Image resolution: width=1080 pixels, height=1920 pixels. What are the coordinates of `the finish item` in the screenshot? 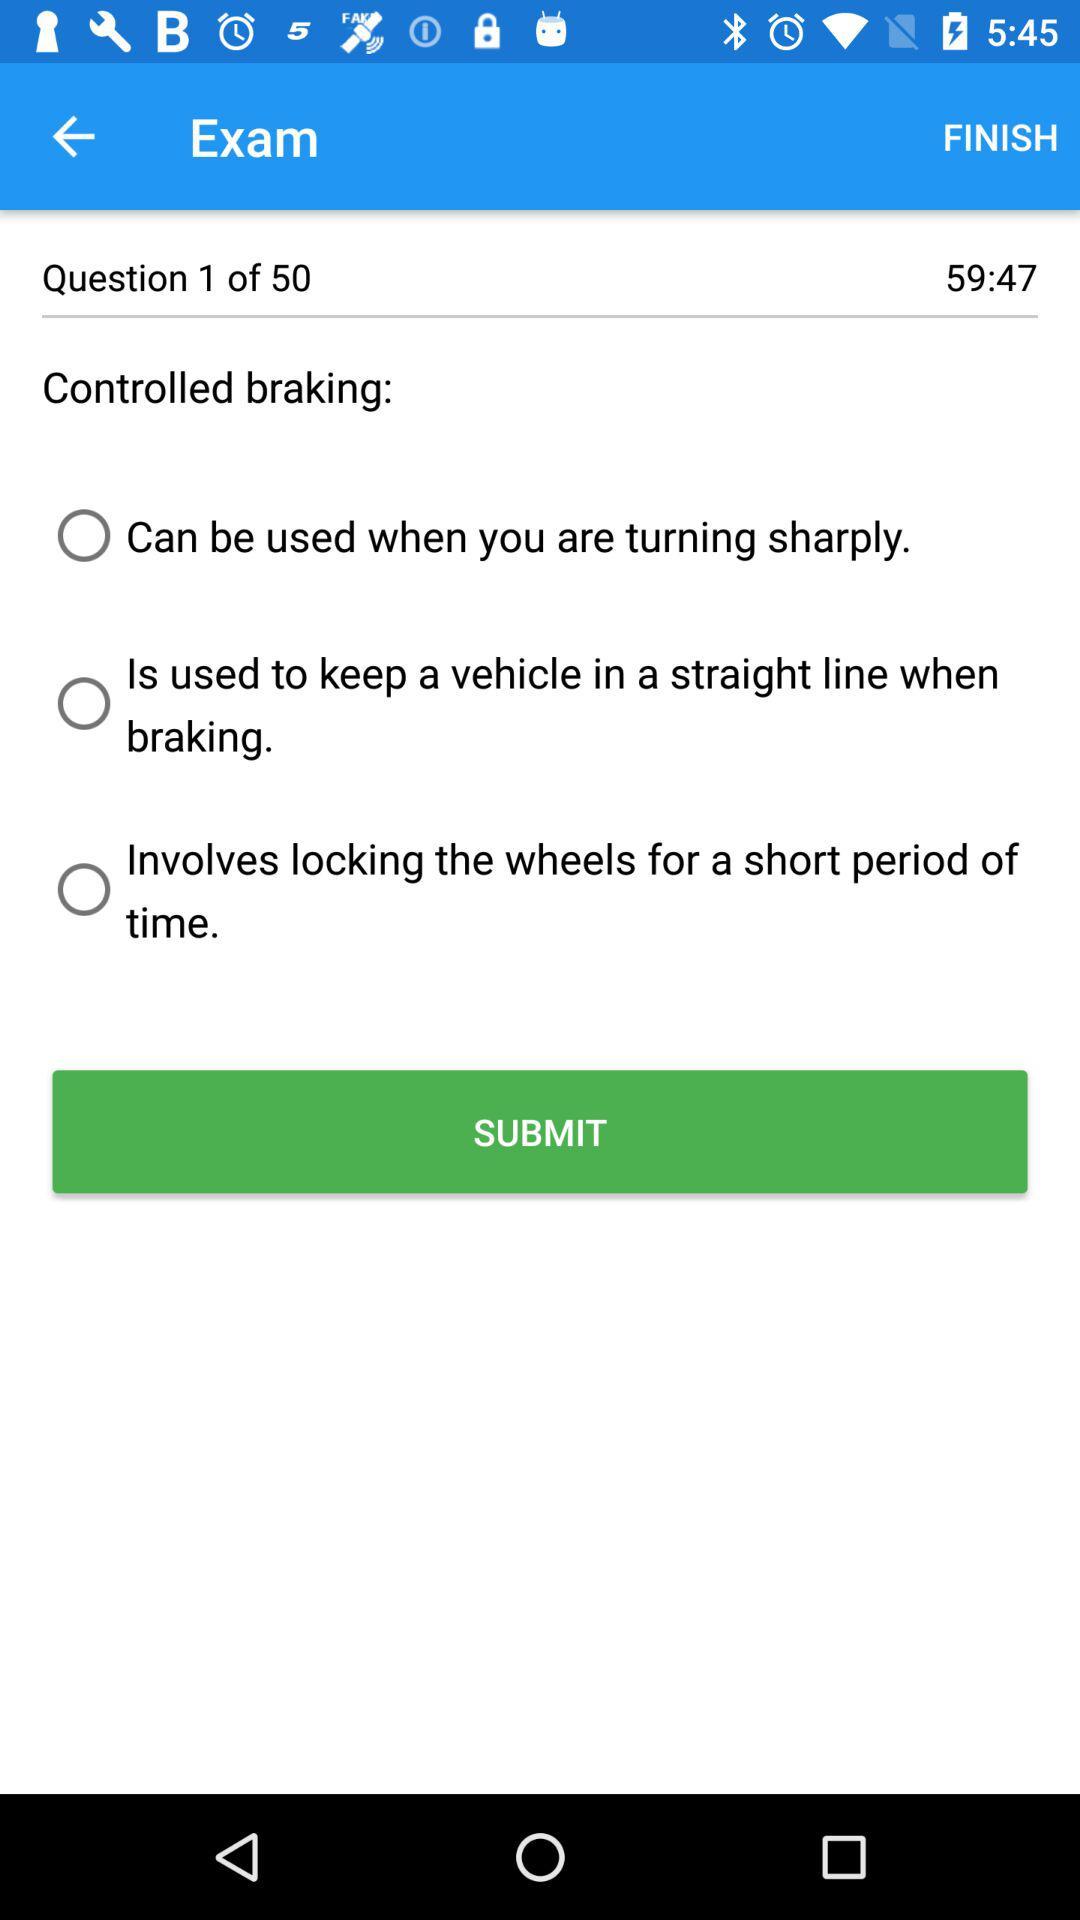 It's located at (1000, 135).